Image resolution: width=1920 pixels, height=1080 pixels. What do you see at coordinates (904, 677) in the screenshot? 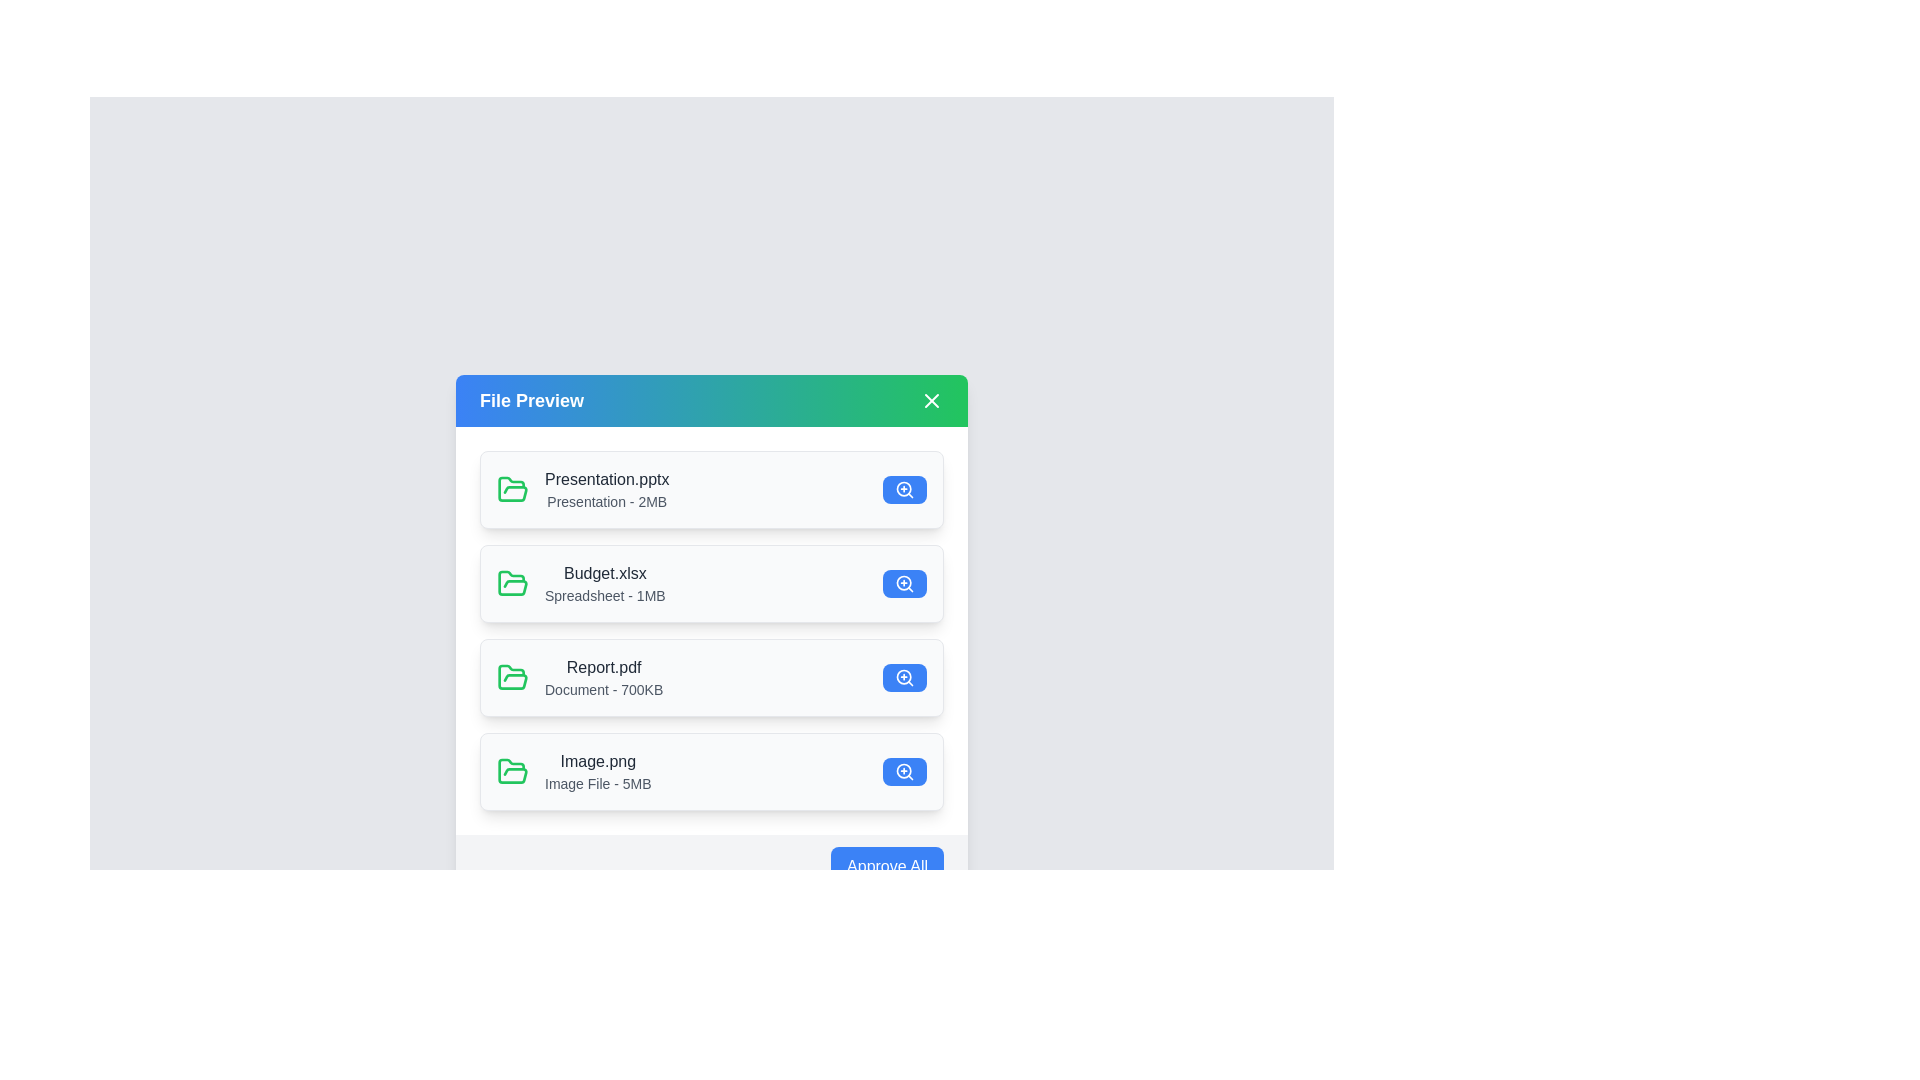
I see `the 'Zoom' button next to the file named Report.pdf` at bounding box center [904, 677].